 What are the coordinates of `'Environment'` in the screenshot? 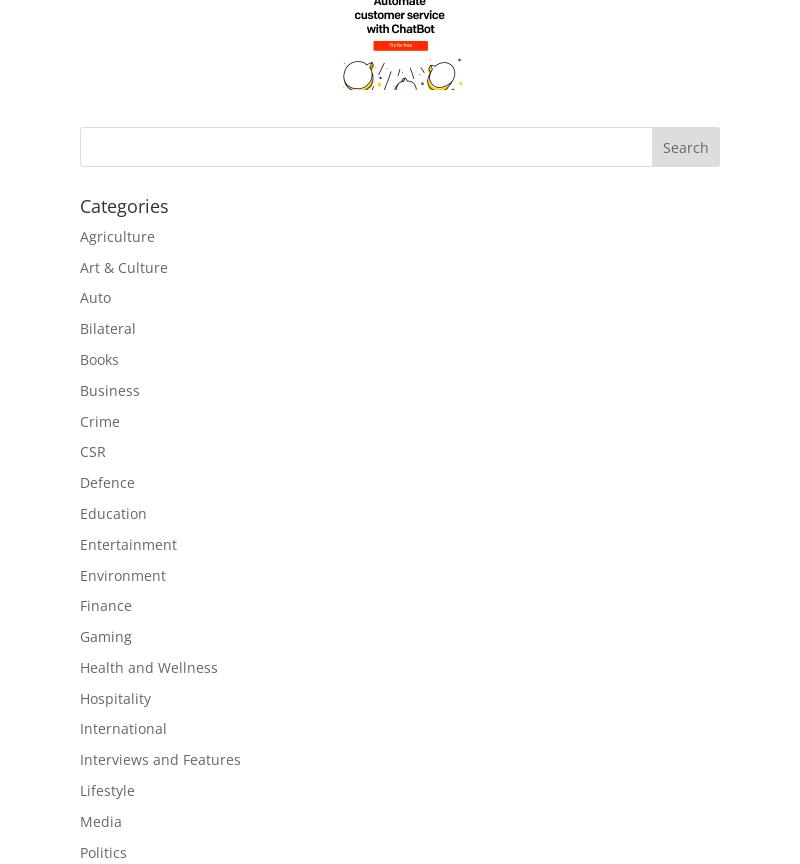 It's located at (121, 573).